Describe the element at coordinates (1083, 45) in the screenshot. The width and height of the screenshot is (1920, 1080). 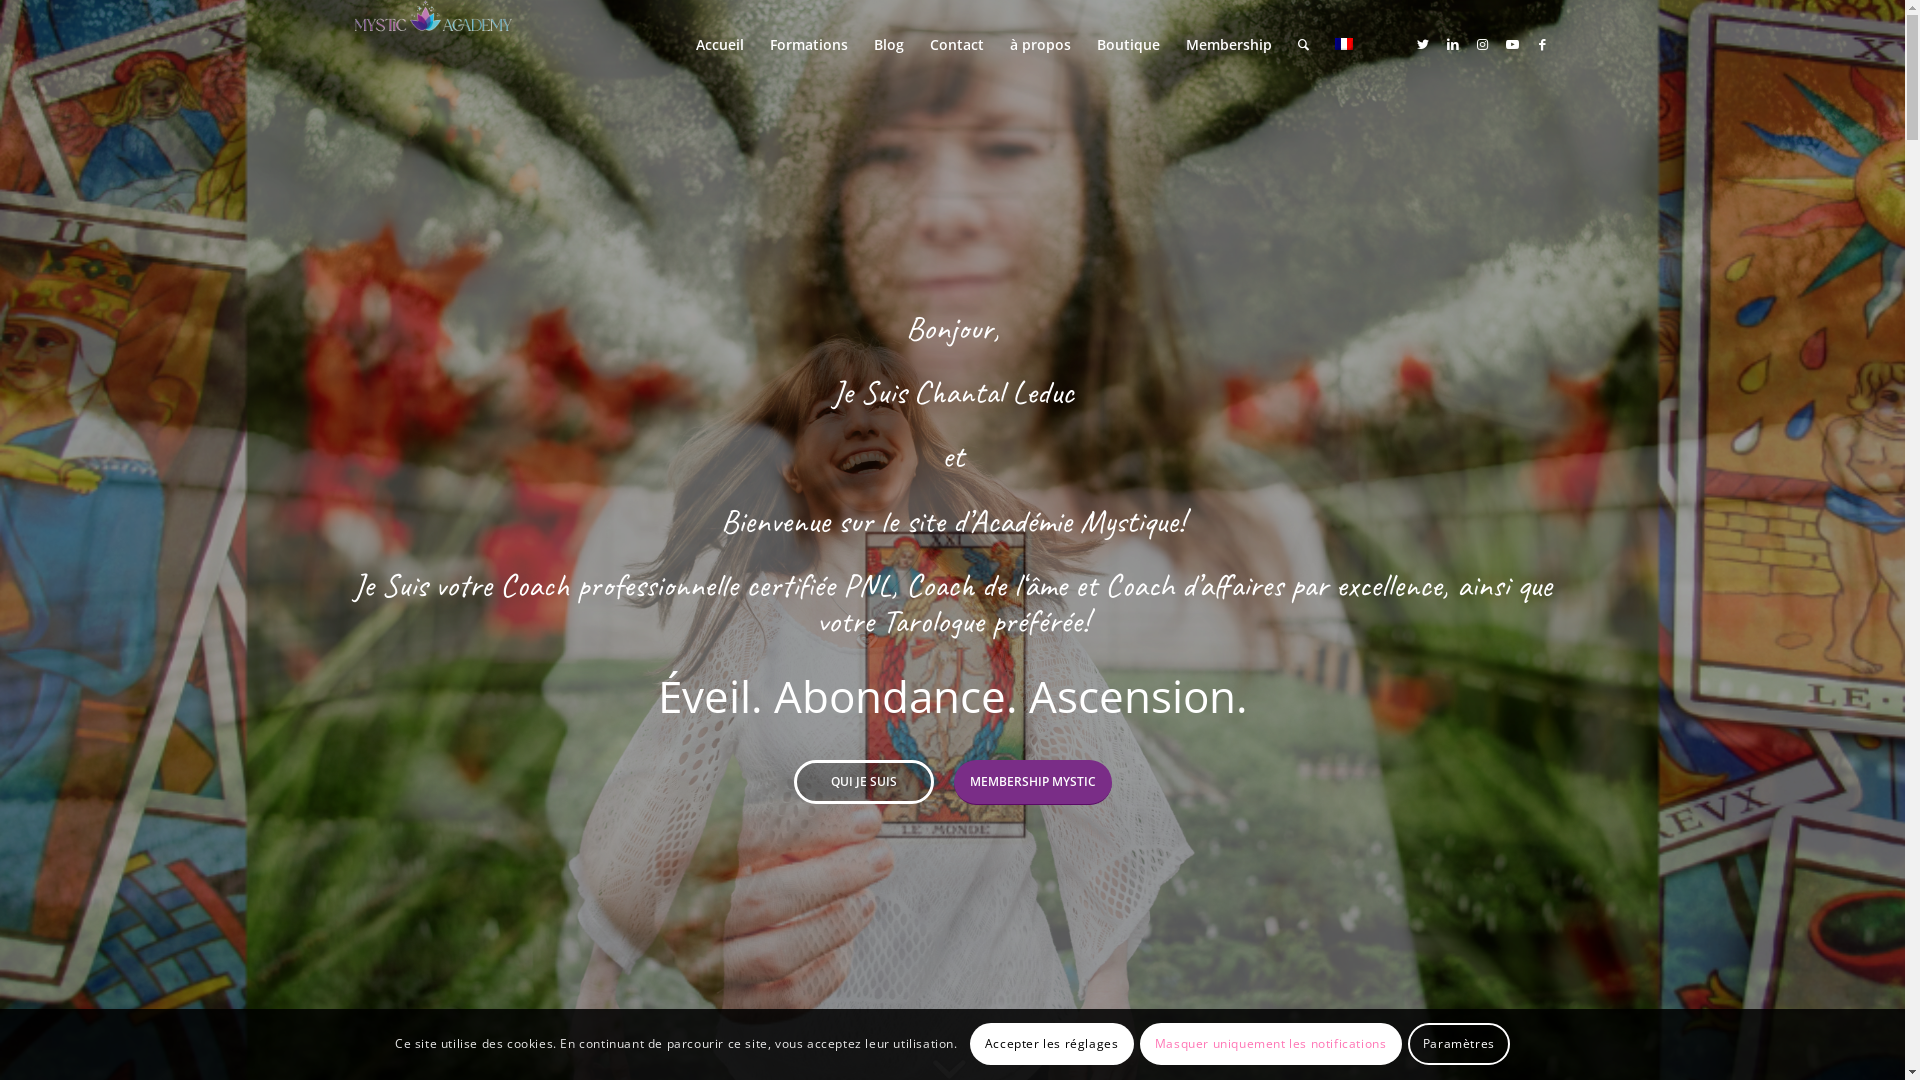
I see `'Boutique'` at that location.